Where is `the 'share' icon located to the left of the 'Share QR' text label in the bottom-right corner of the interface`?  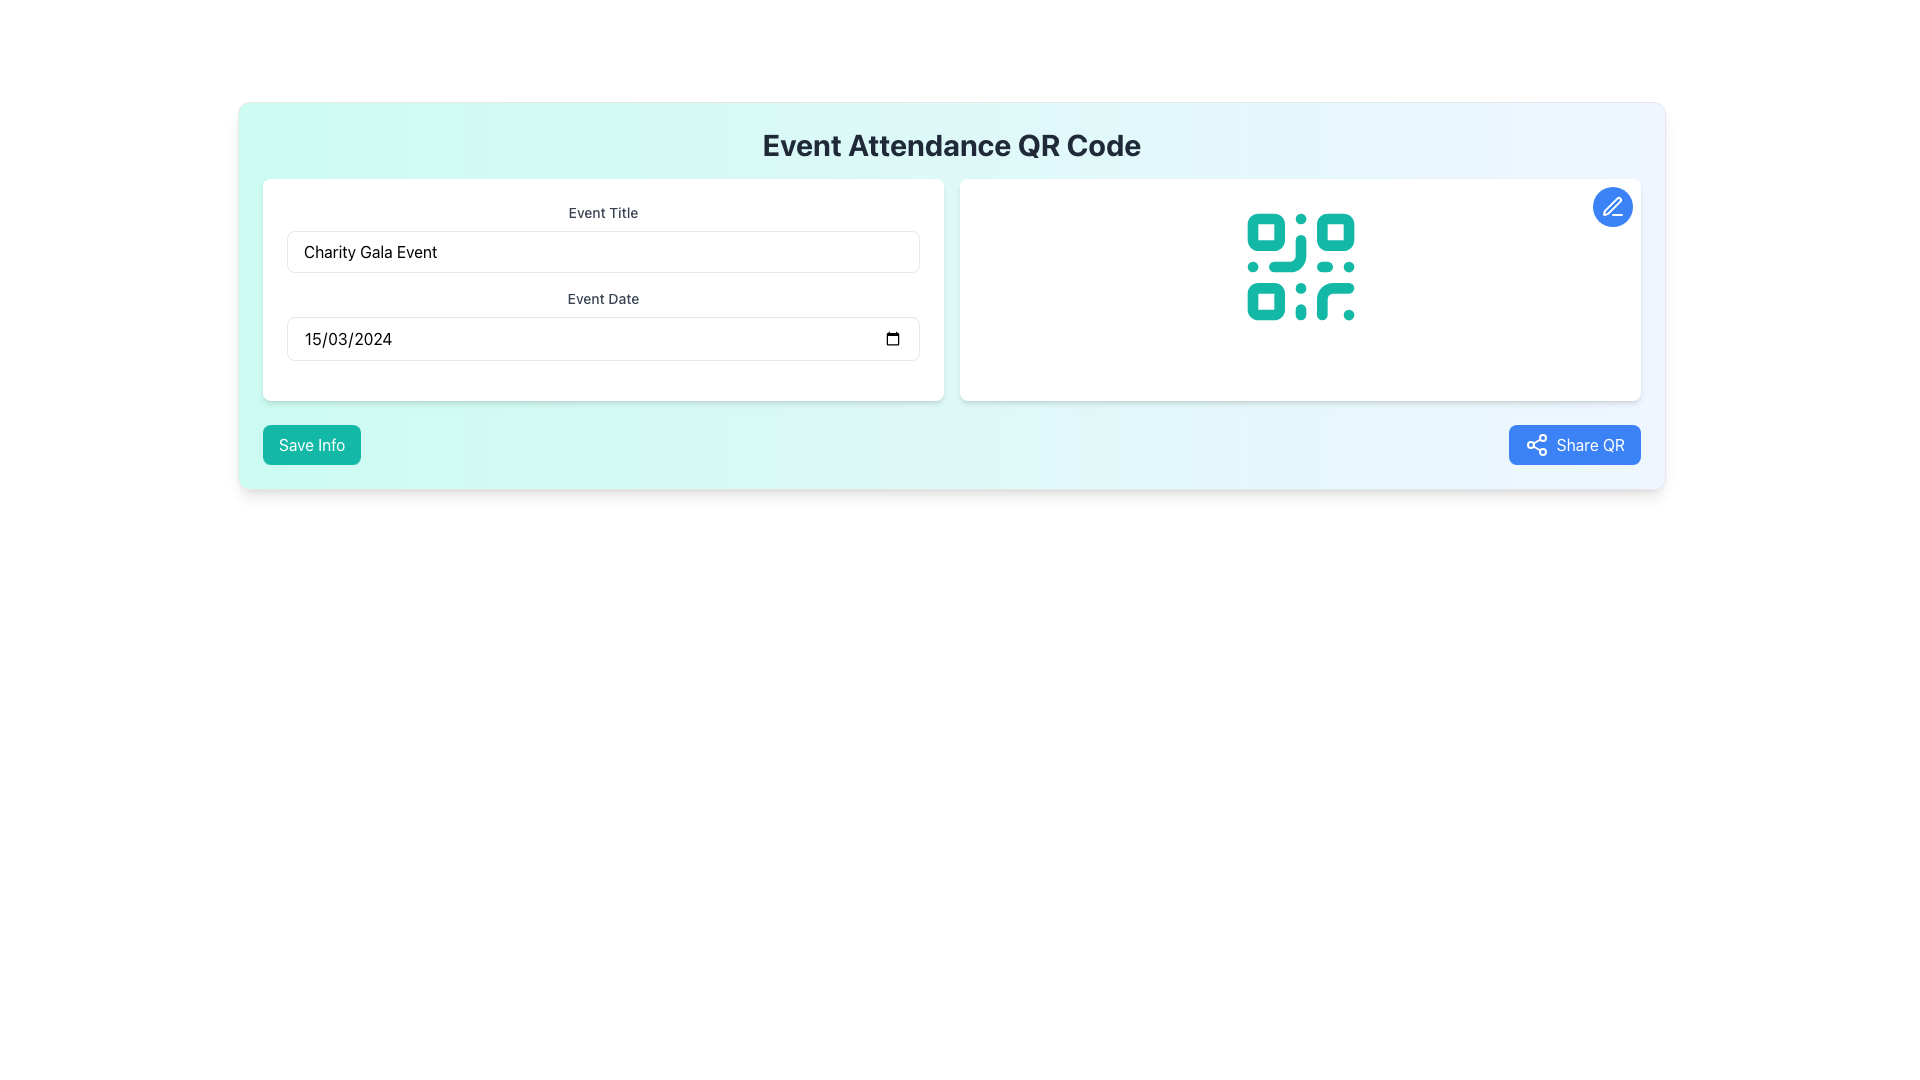
the 'share' icon located to the left of the 'Share QR' text label in the bottom-right corner of the interface is located at coordinates (1535, 443).